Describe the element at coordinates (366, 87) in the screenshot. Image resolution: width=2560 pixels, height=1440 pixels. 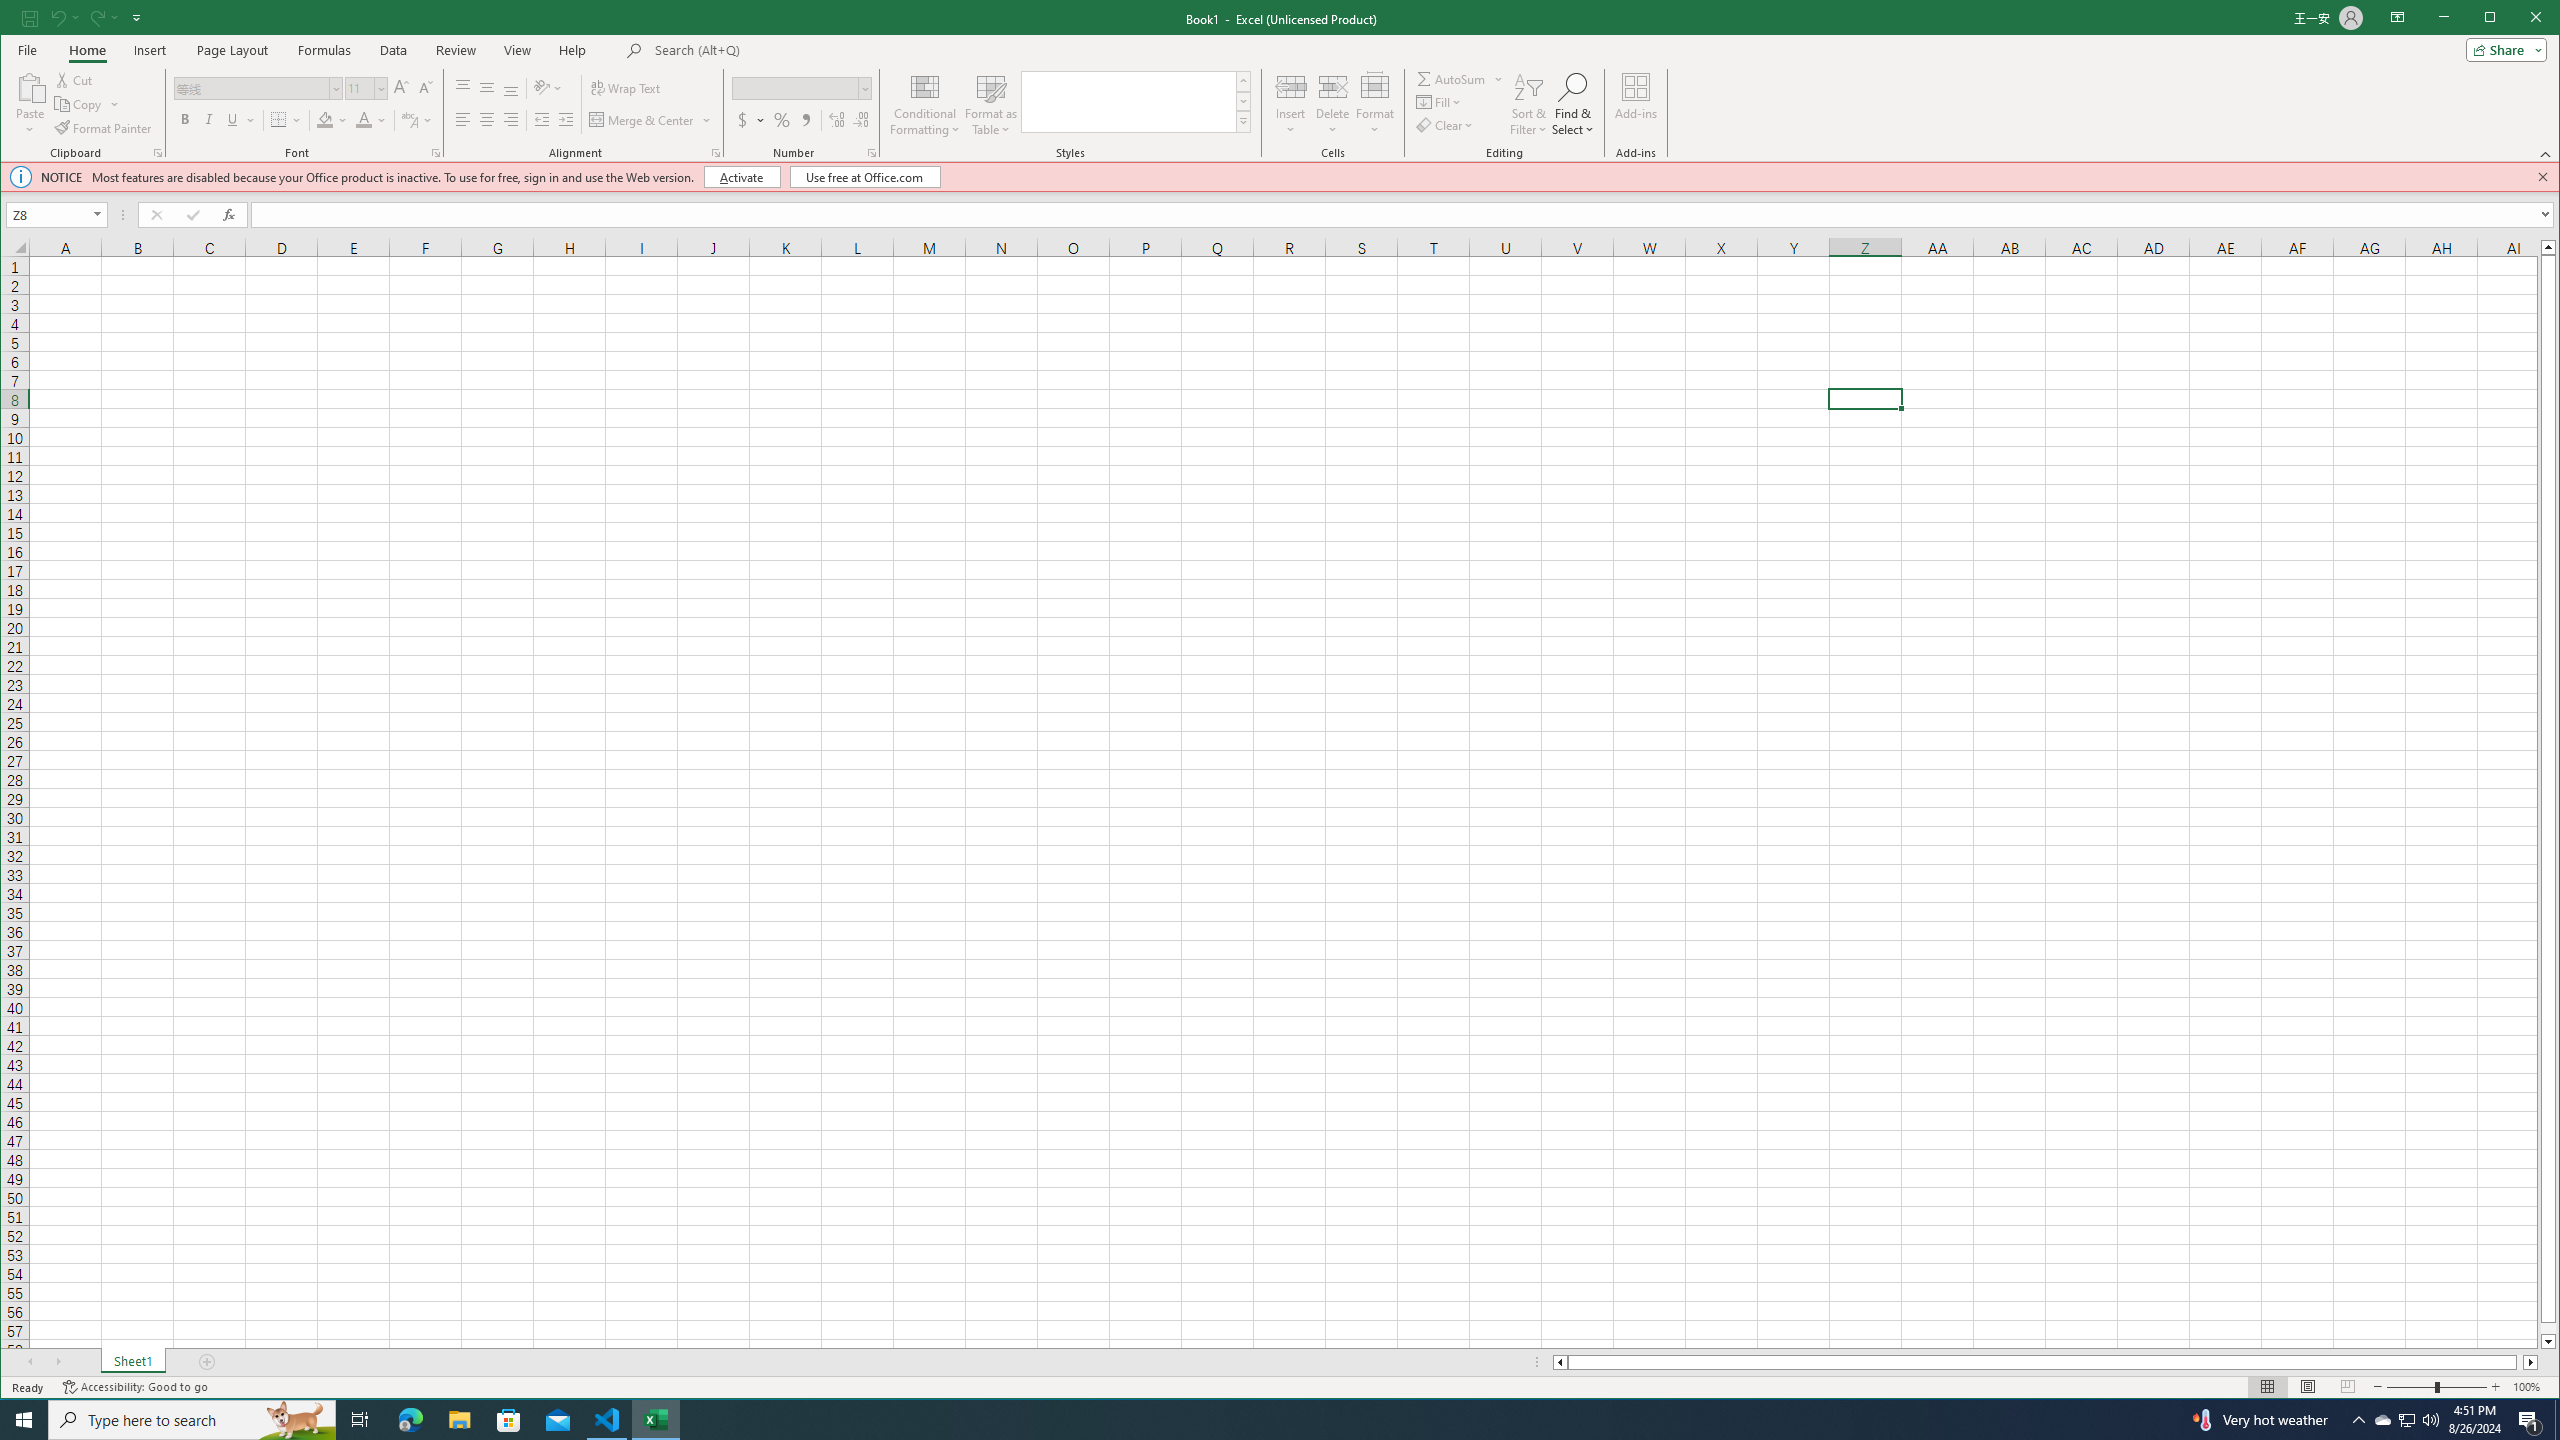
I see `'Font Size'` at that location.